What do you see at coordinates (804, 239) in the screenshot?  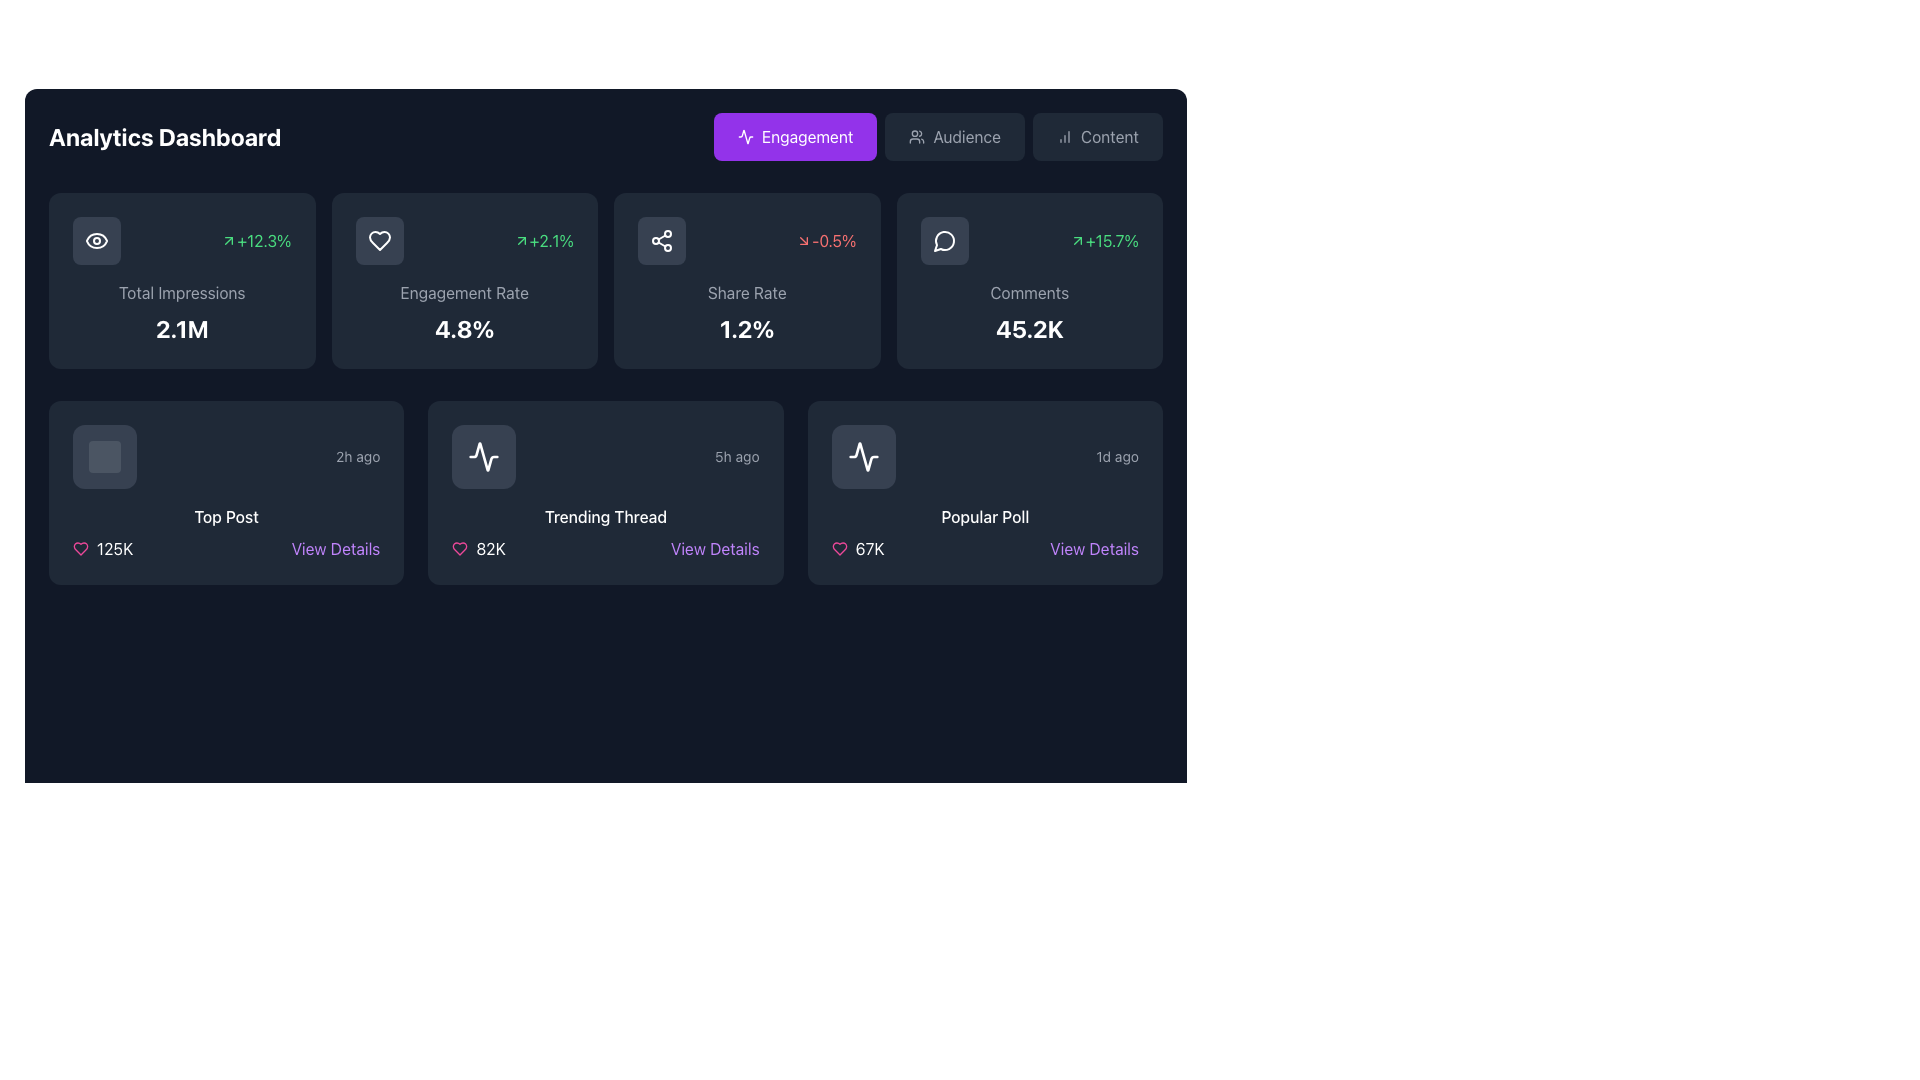 I see `the downward right arrow icon located in the 'Share Rate' panel, which is positioned to the left of the '-0.5%' numeric change indicator` at bounding box center [804, 239].